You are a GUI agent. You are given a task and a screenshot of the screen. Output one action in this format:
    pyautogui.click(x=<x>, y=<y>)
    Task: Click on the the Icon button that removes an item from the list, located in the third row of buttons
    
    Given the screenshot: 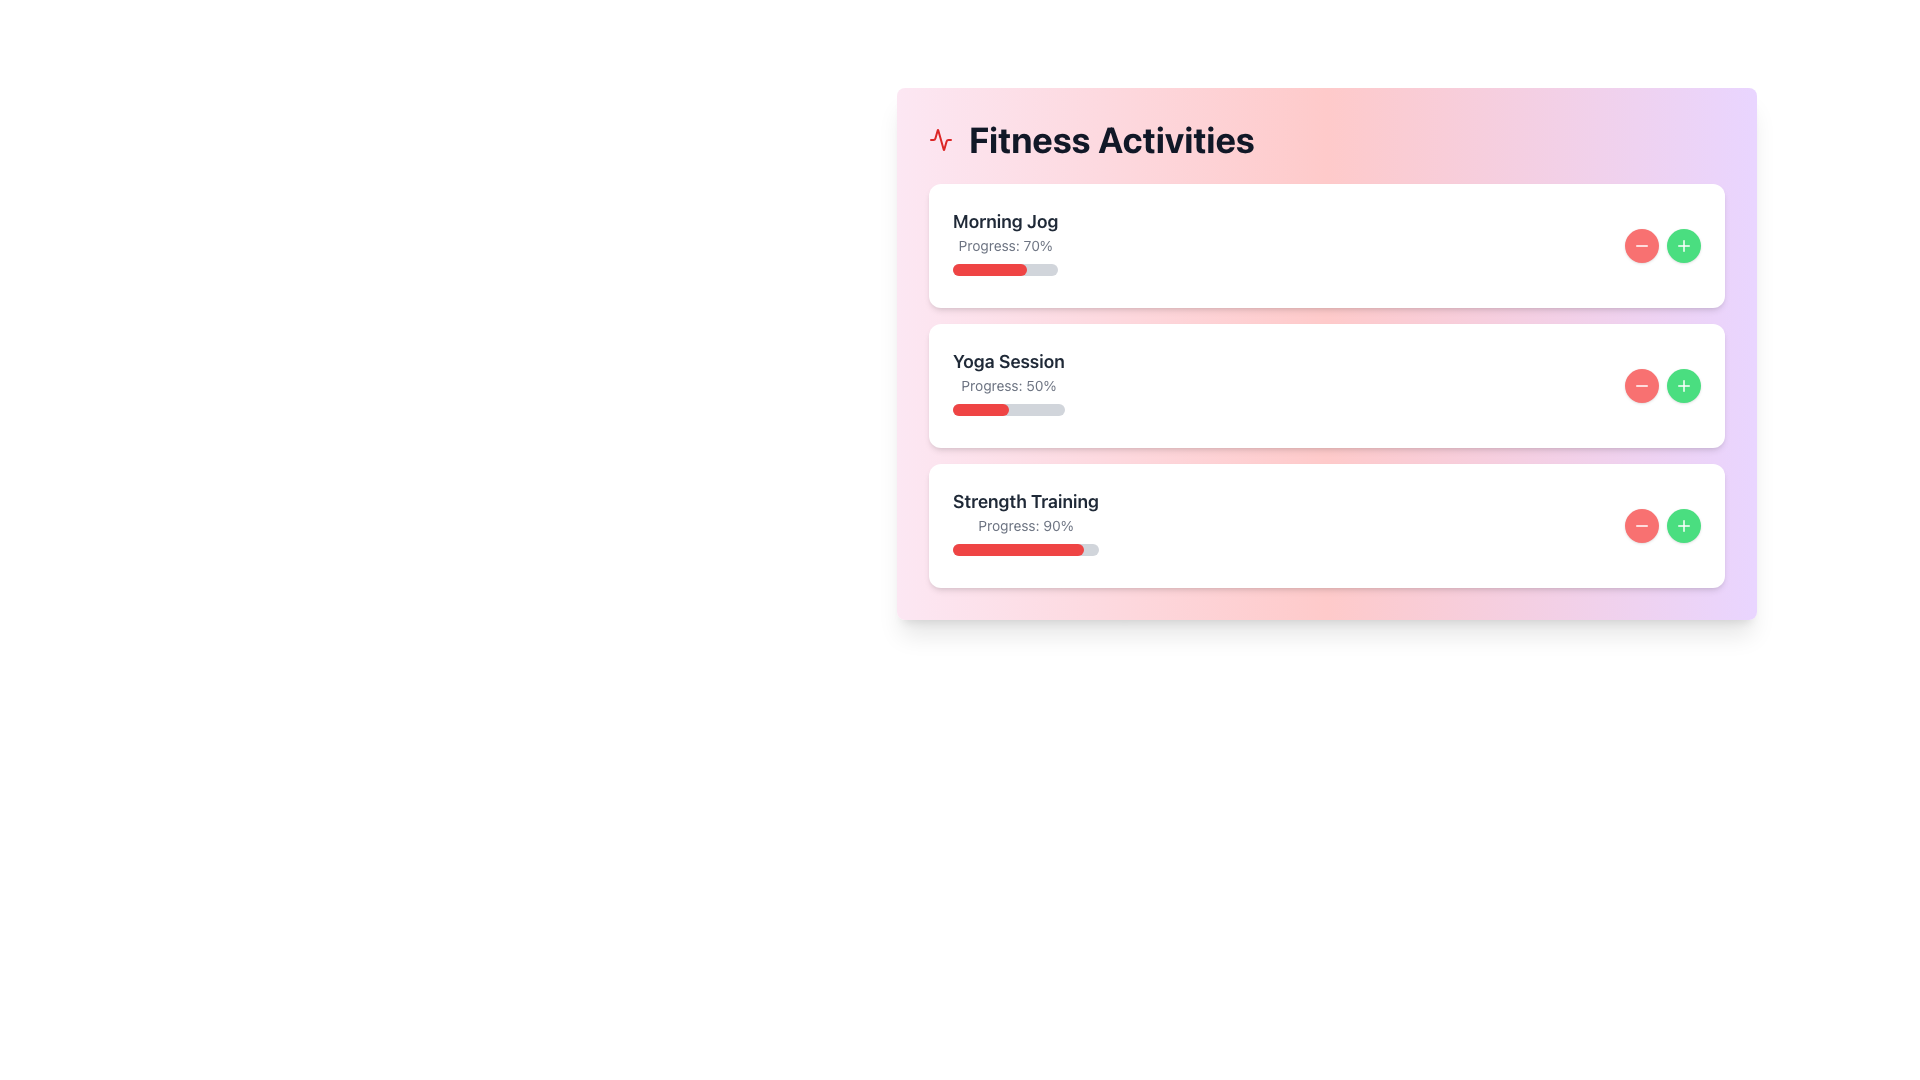 What is the action you would take?
    pyautogui.click(x=1641, y=385)
    